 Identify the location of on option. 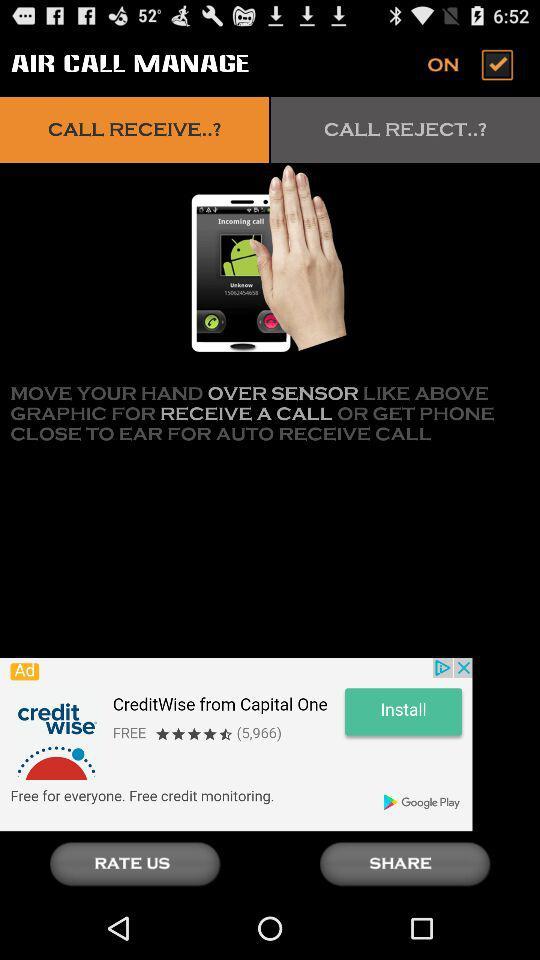
(472, 64).